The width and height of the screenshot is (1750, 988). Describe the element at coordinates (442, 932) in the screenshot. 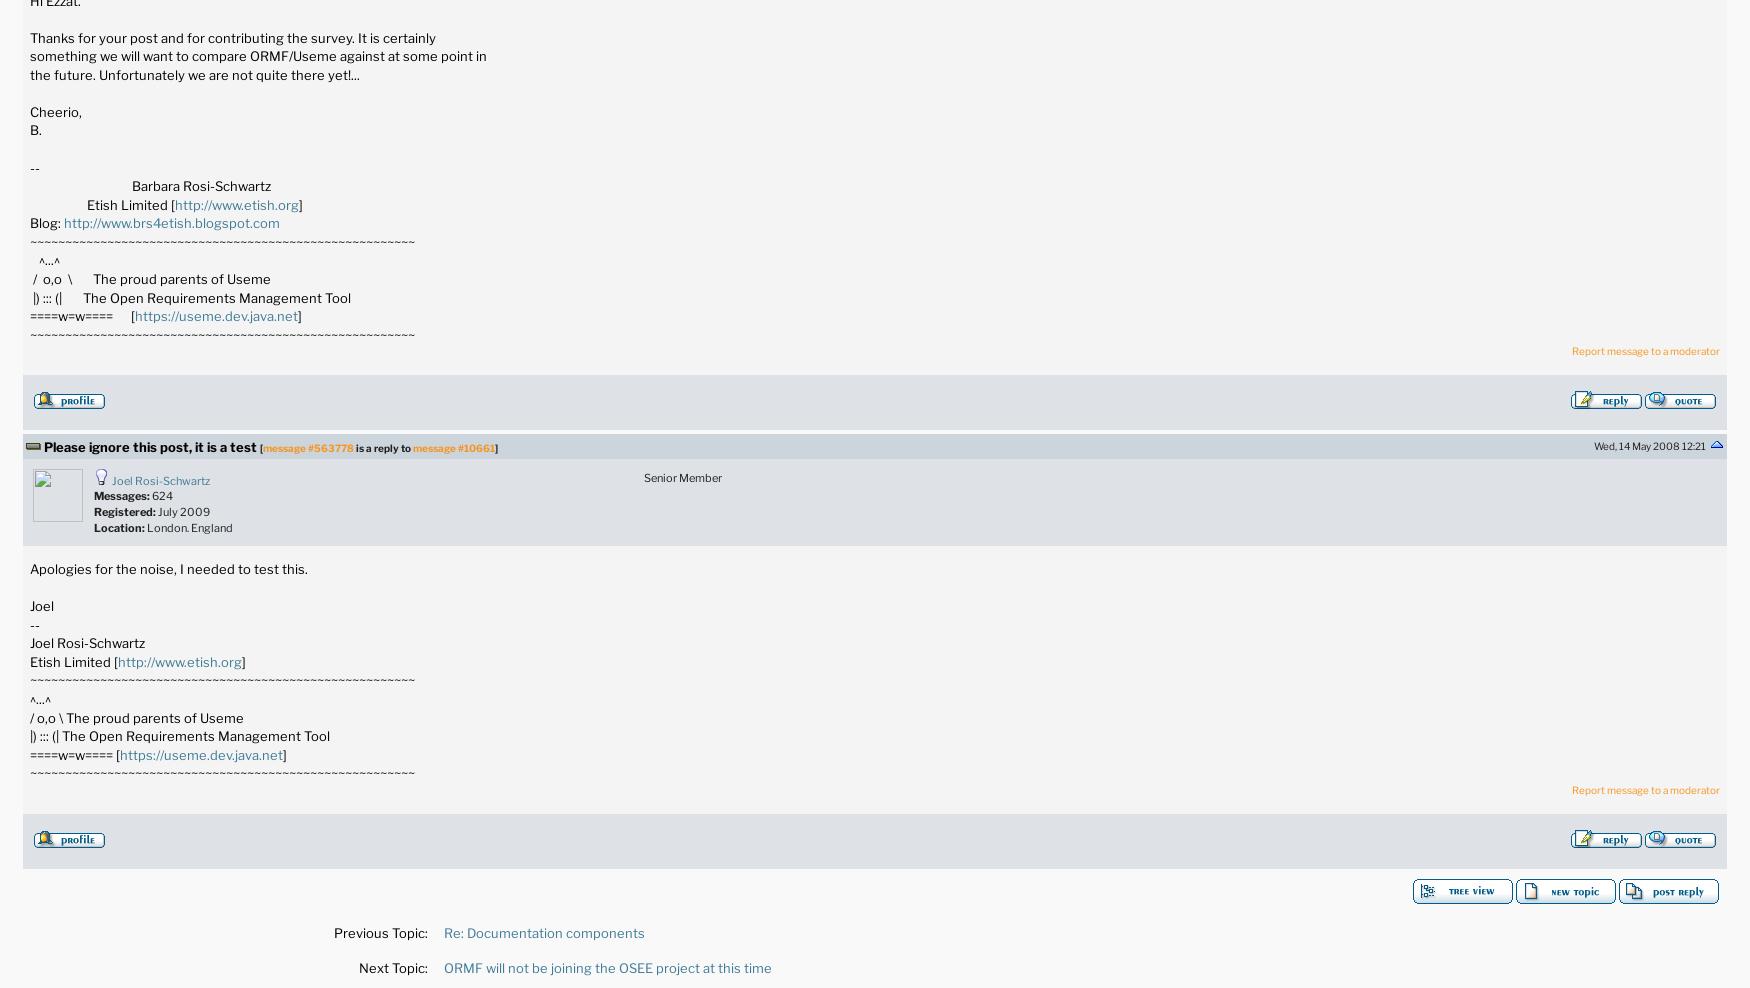

I see `'Re: Documentation components'` at that location.